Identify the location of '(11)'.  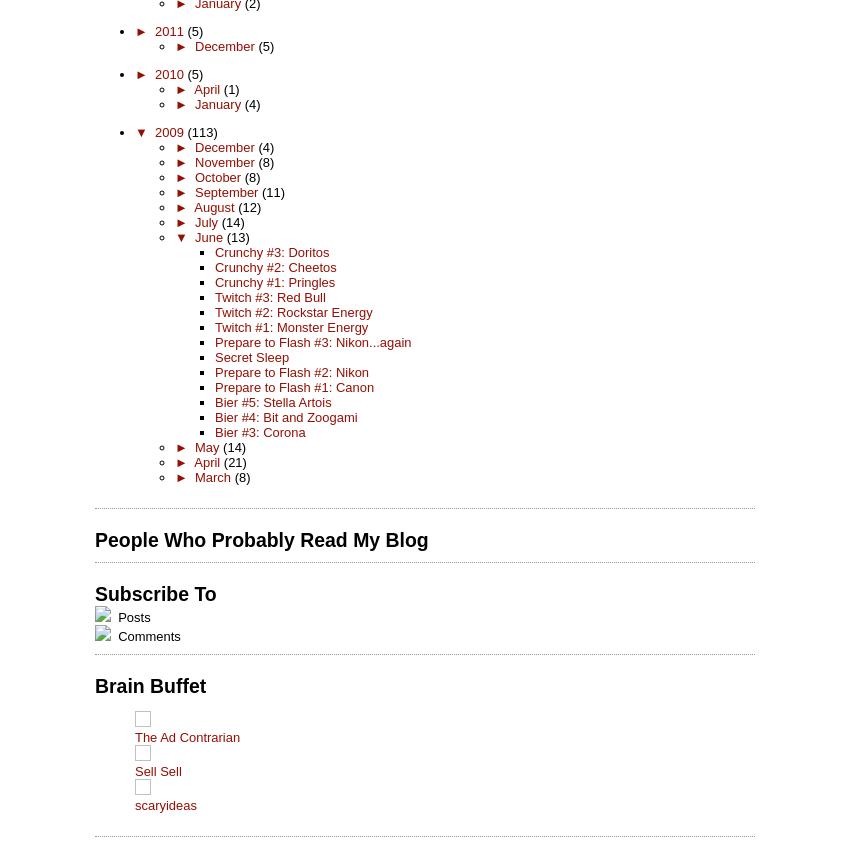
(260, 191).